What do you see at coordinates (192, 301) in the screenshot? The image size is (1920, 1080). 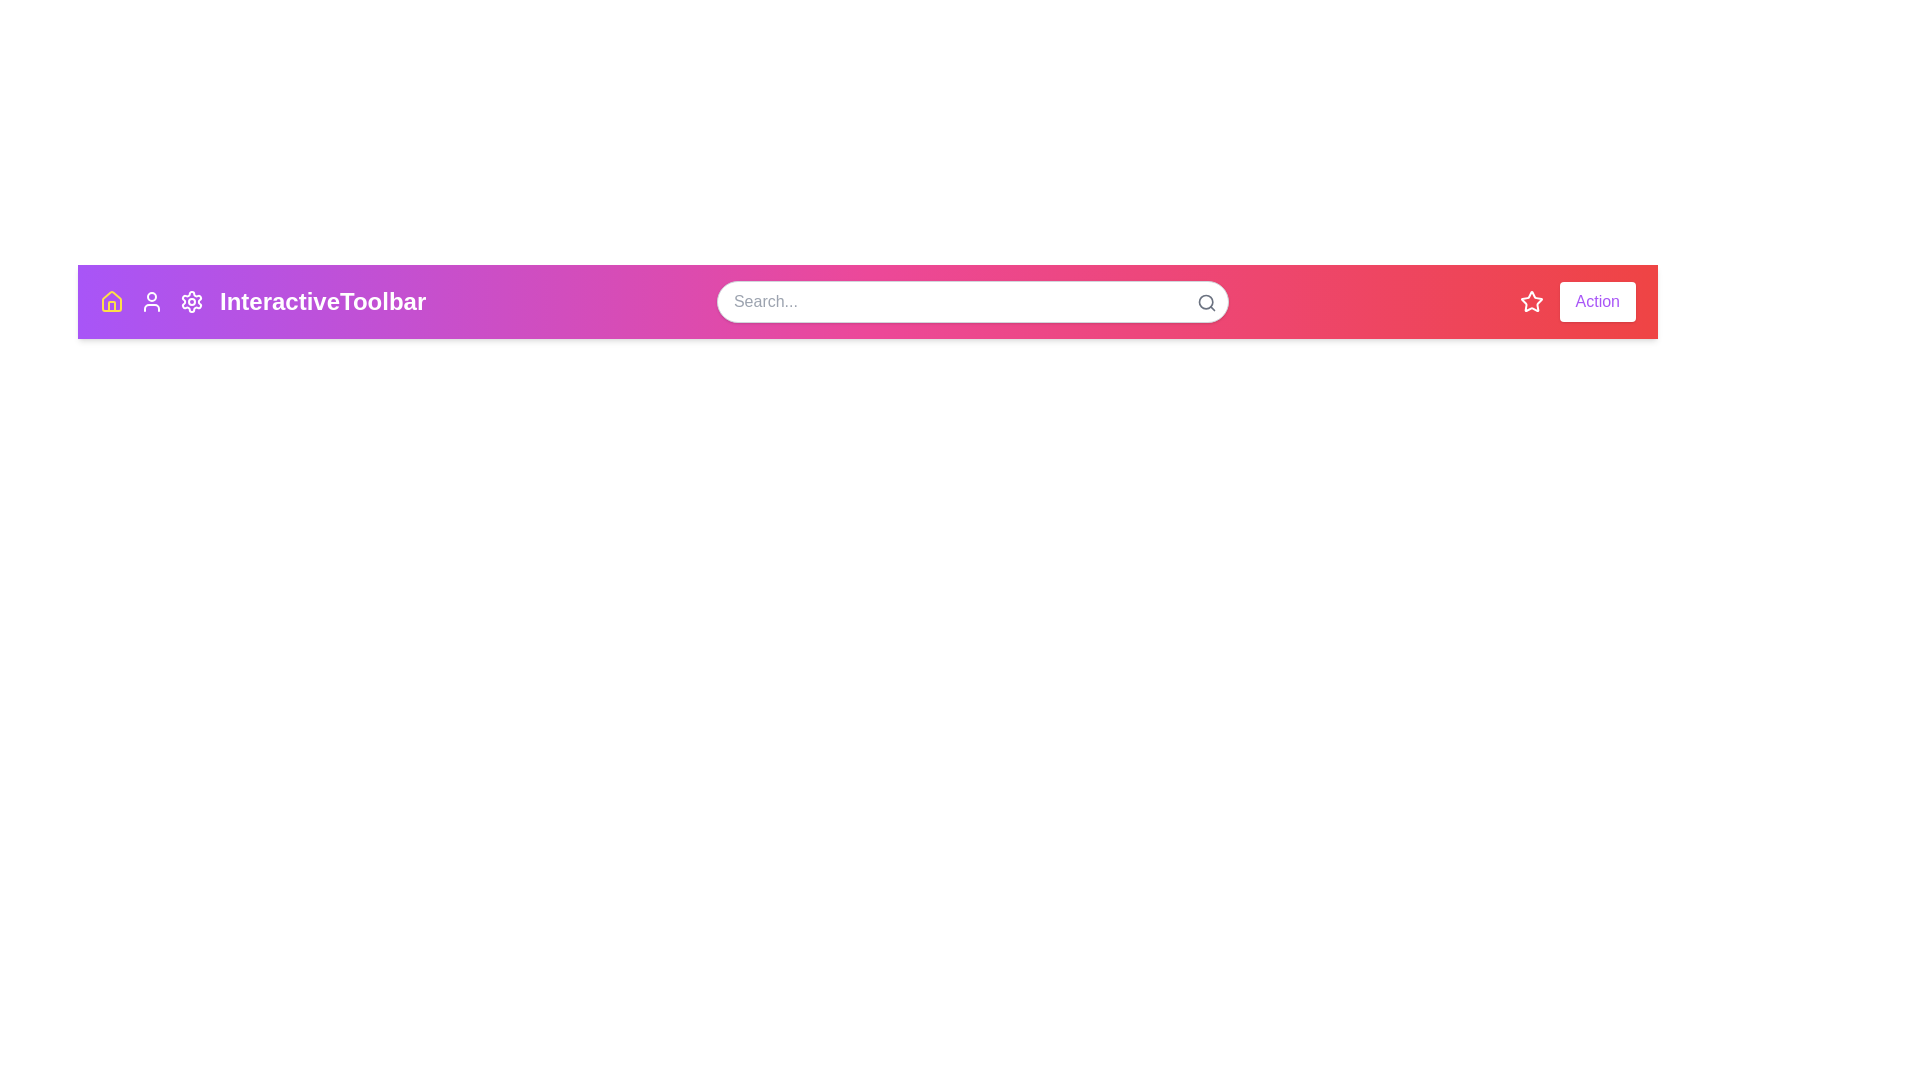 I see `the Settings icon to switch the active tab` at bounding box center [192, 301].